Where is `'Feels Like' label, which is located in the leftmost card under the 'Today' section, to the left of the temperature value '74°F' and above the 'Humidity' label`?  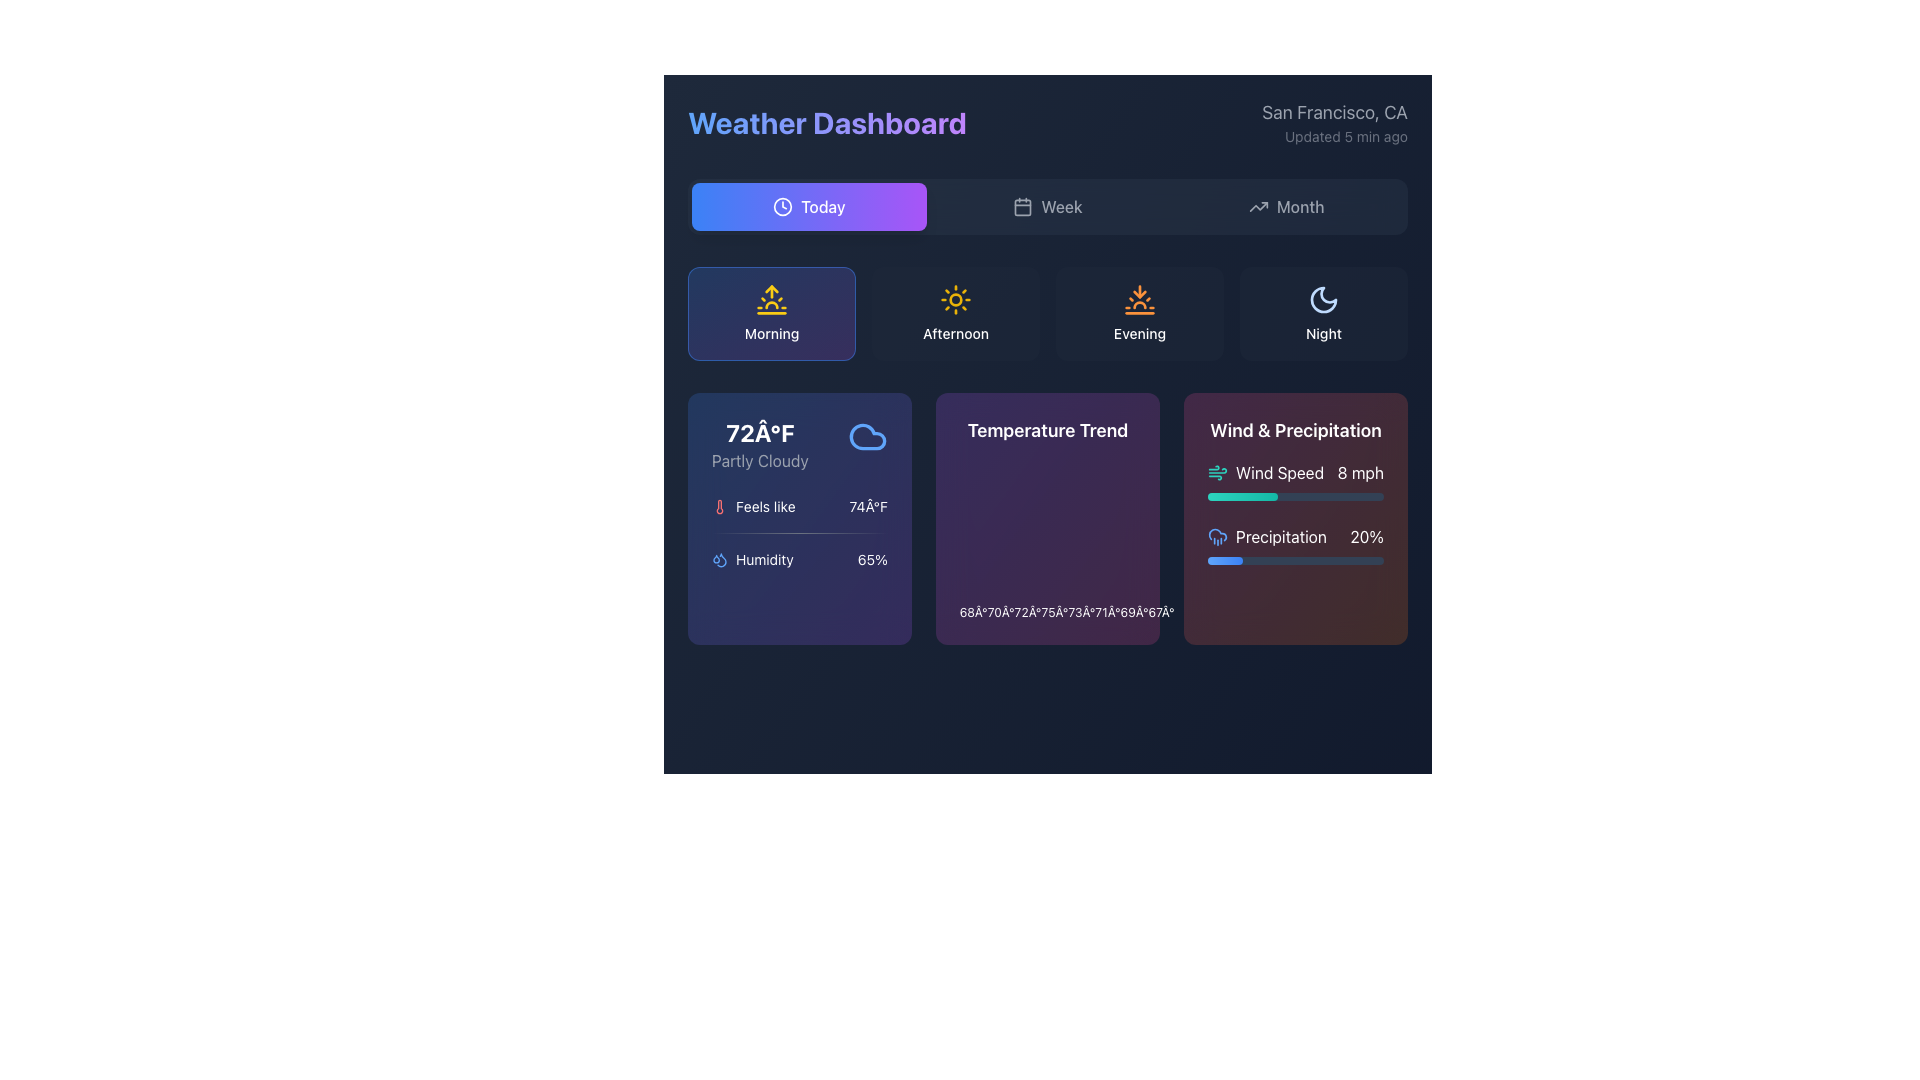
'Feels Like' label, which is located in the leftmost card under the 'Today' section, to the left of the temperature value '74°F' and above the 'Humidity' label is located at coordinates (752, 505).